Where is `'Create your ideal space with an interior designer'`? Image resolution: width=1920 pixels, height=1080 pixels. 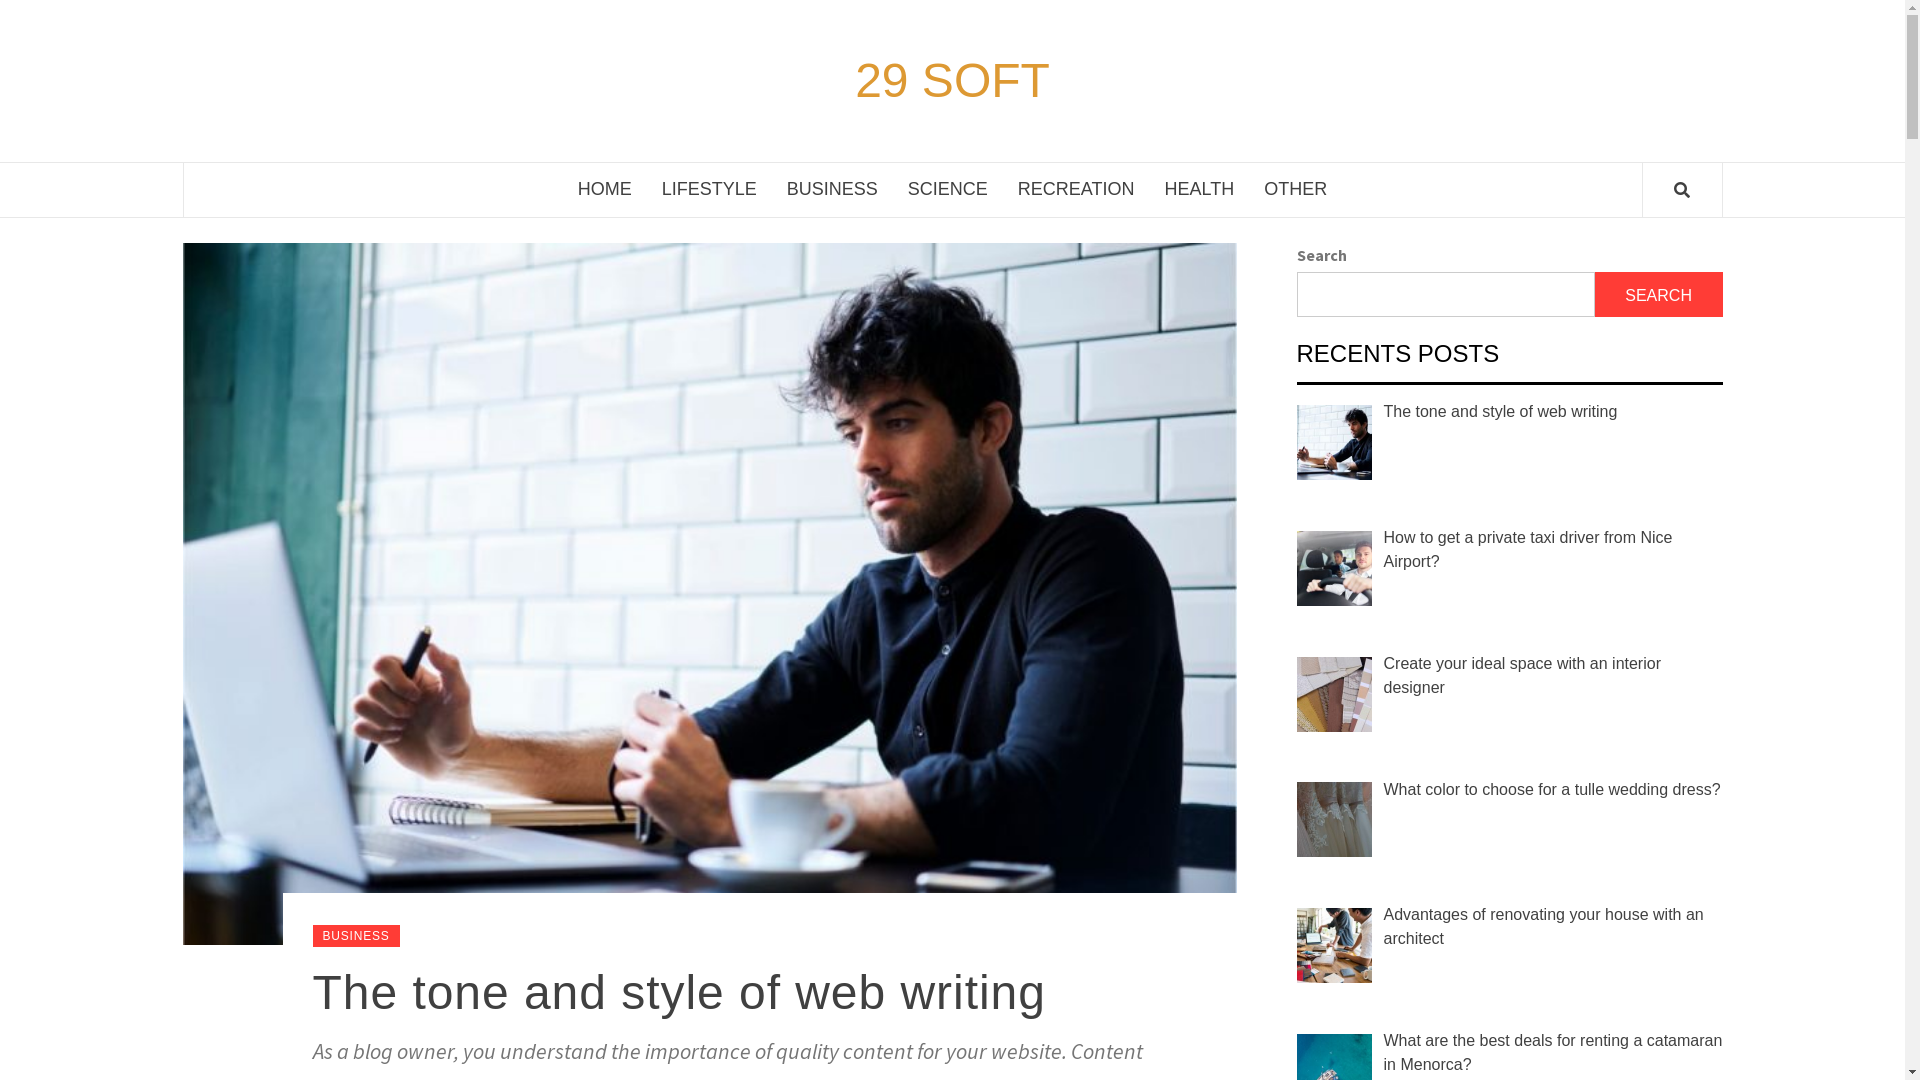
'Create your ideal space with an interior designer' is located at coordinates (1382, 675).